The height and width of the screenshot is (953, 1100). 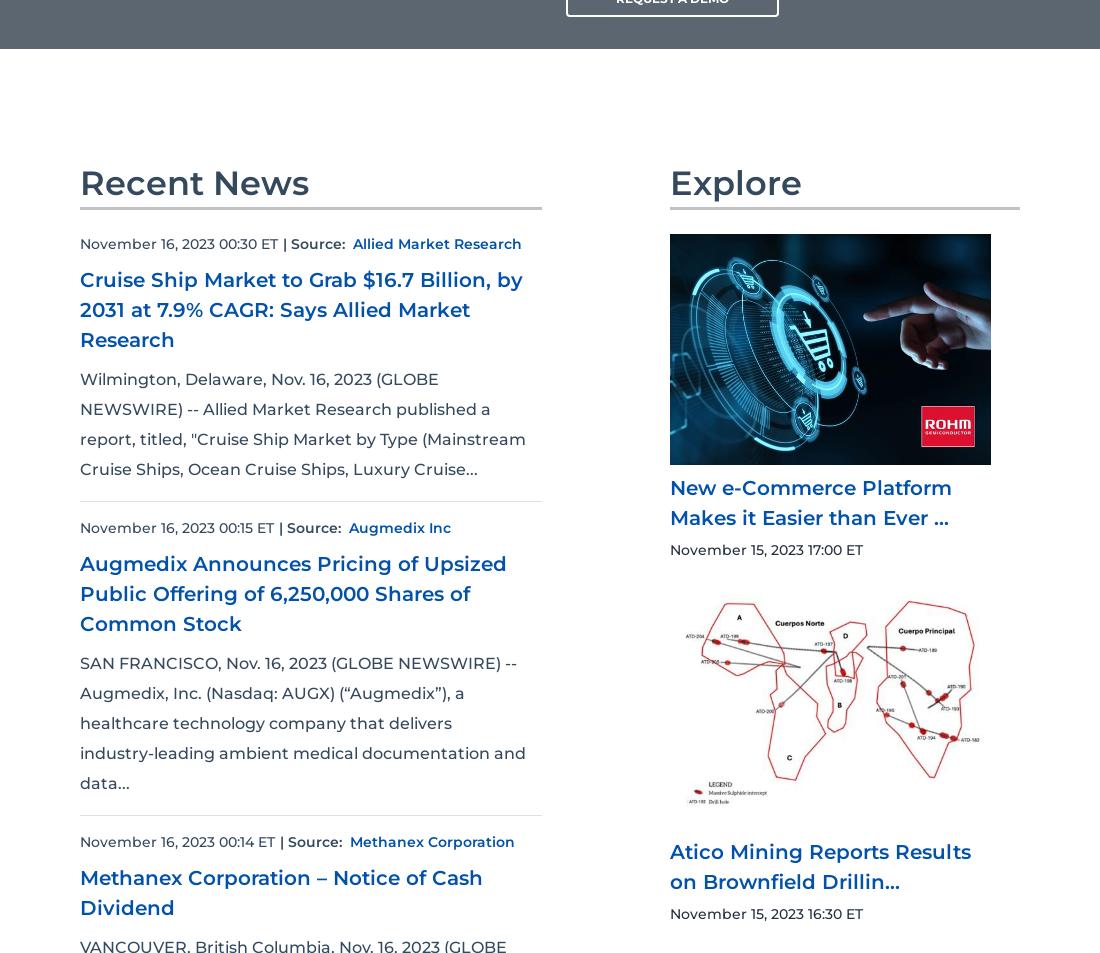 What do you see at coordinates (300, 307) in the screenshot?
I see `'Cruise Ship Market to Grab $16.7 Billion, by 2031 at 7.9% CAGR: Says Allied Market Research'` at bounding box center [300, 307].